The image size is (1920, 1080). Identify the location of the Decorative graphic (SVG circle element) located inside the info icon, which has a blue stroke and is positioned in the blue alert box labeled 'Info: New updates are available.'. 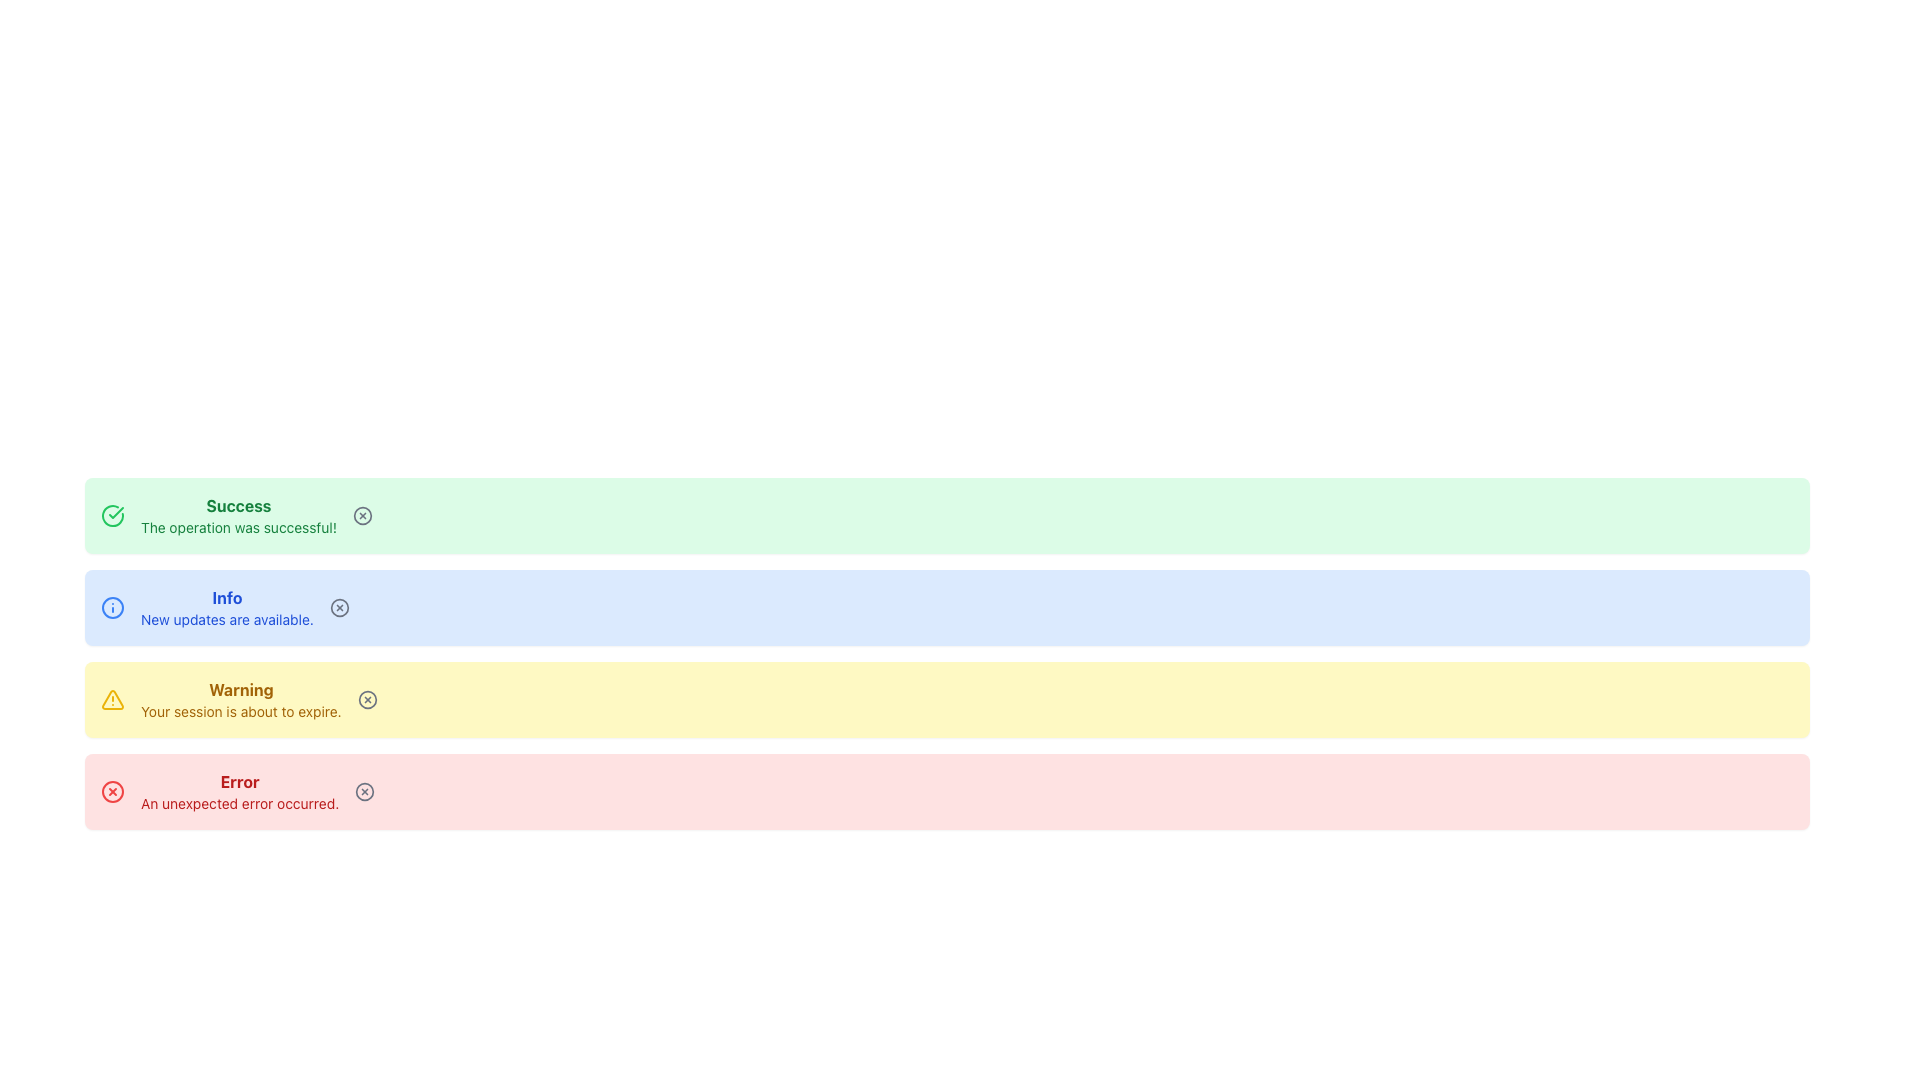
(112, 607).